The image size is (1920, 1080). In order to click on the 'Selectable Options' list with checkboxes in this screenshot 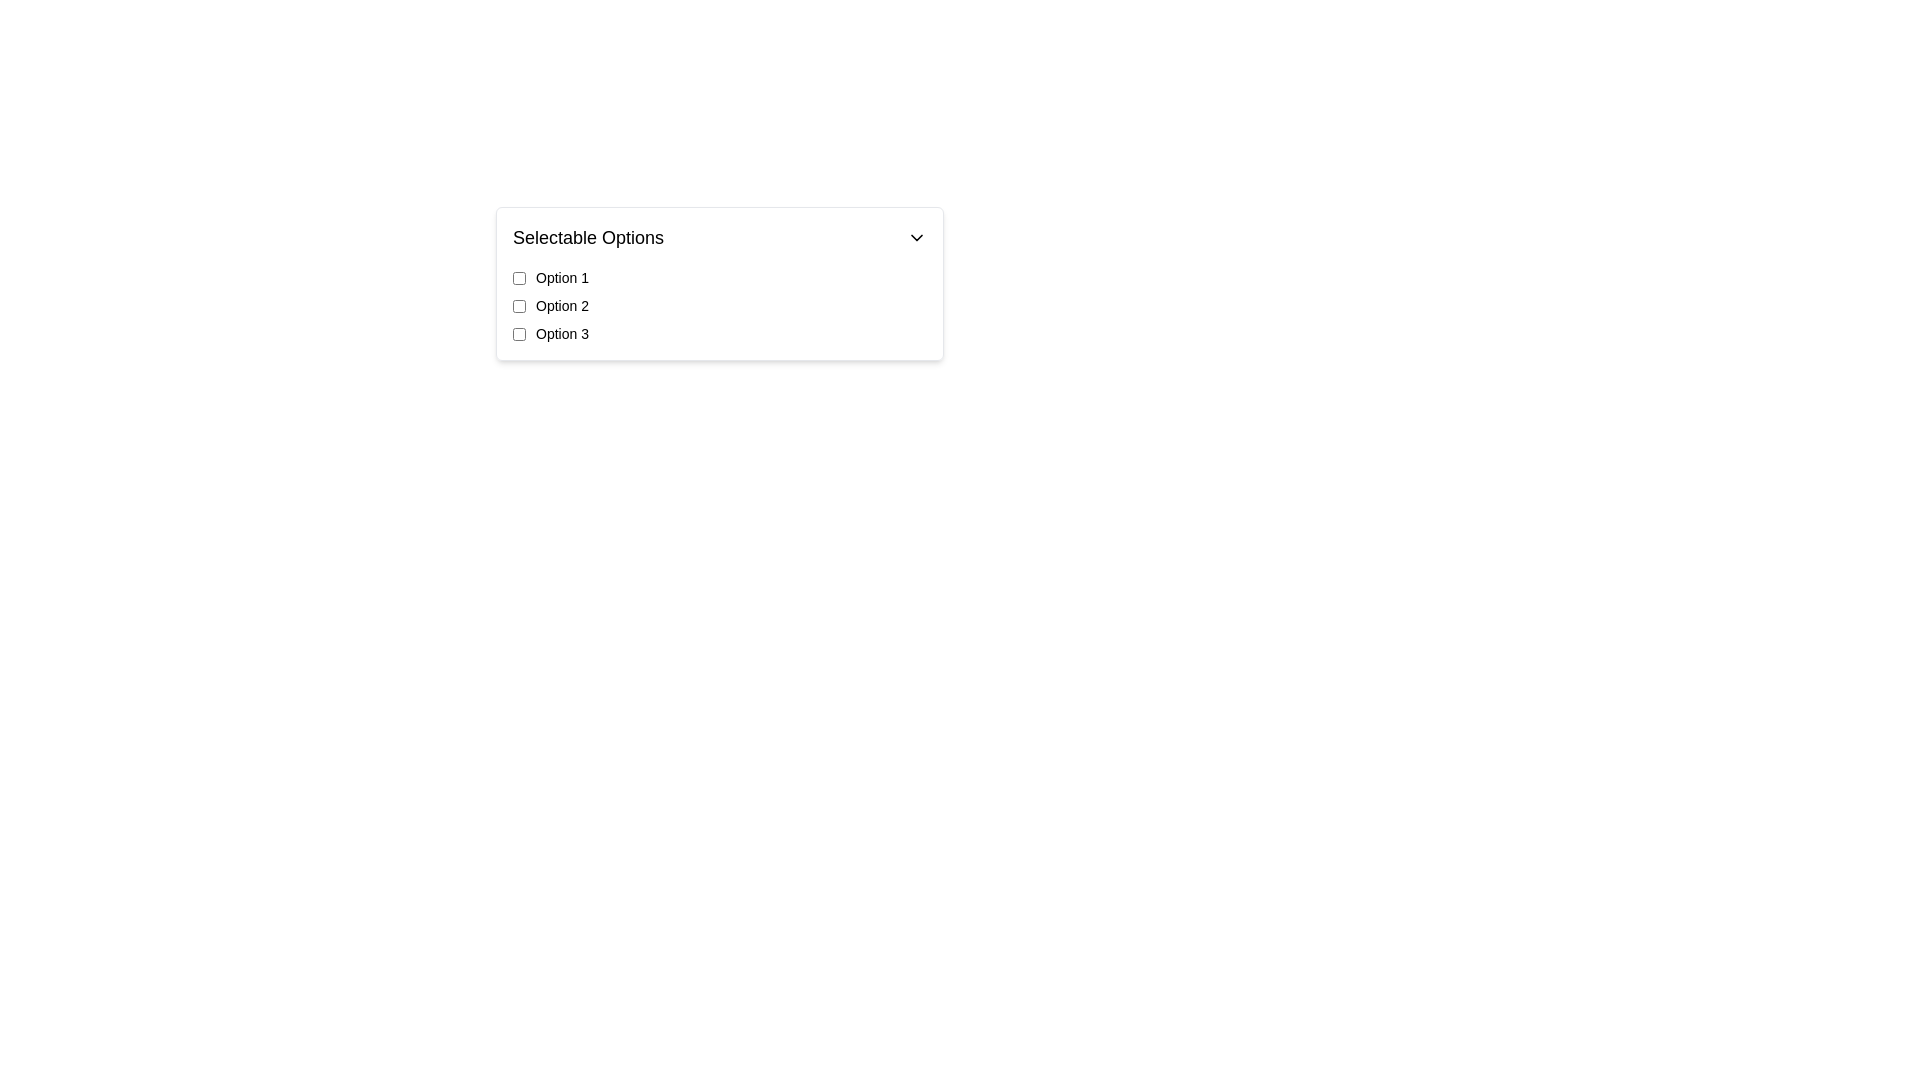, I will do `click(866, 363)`.